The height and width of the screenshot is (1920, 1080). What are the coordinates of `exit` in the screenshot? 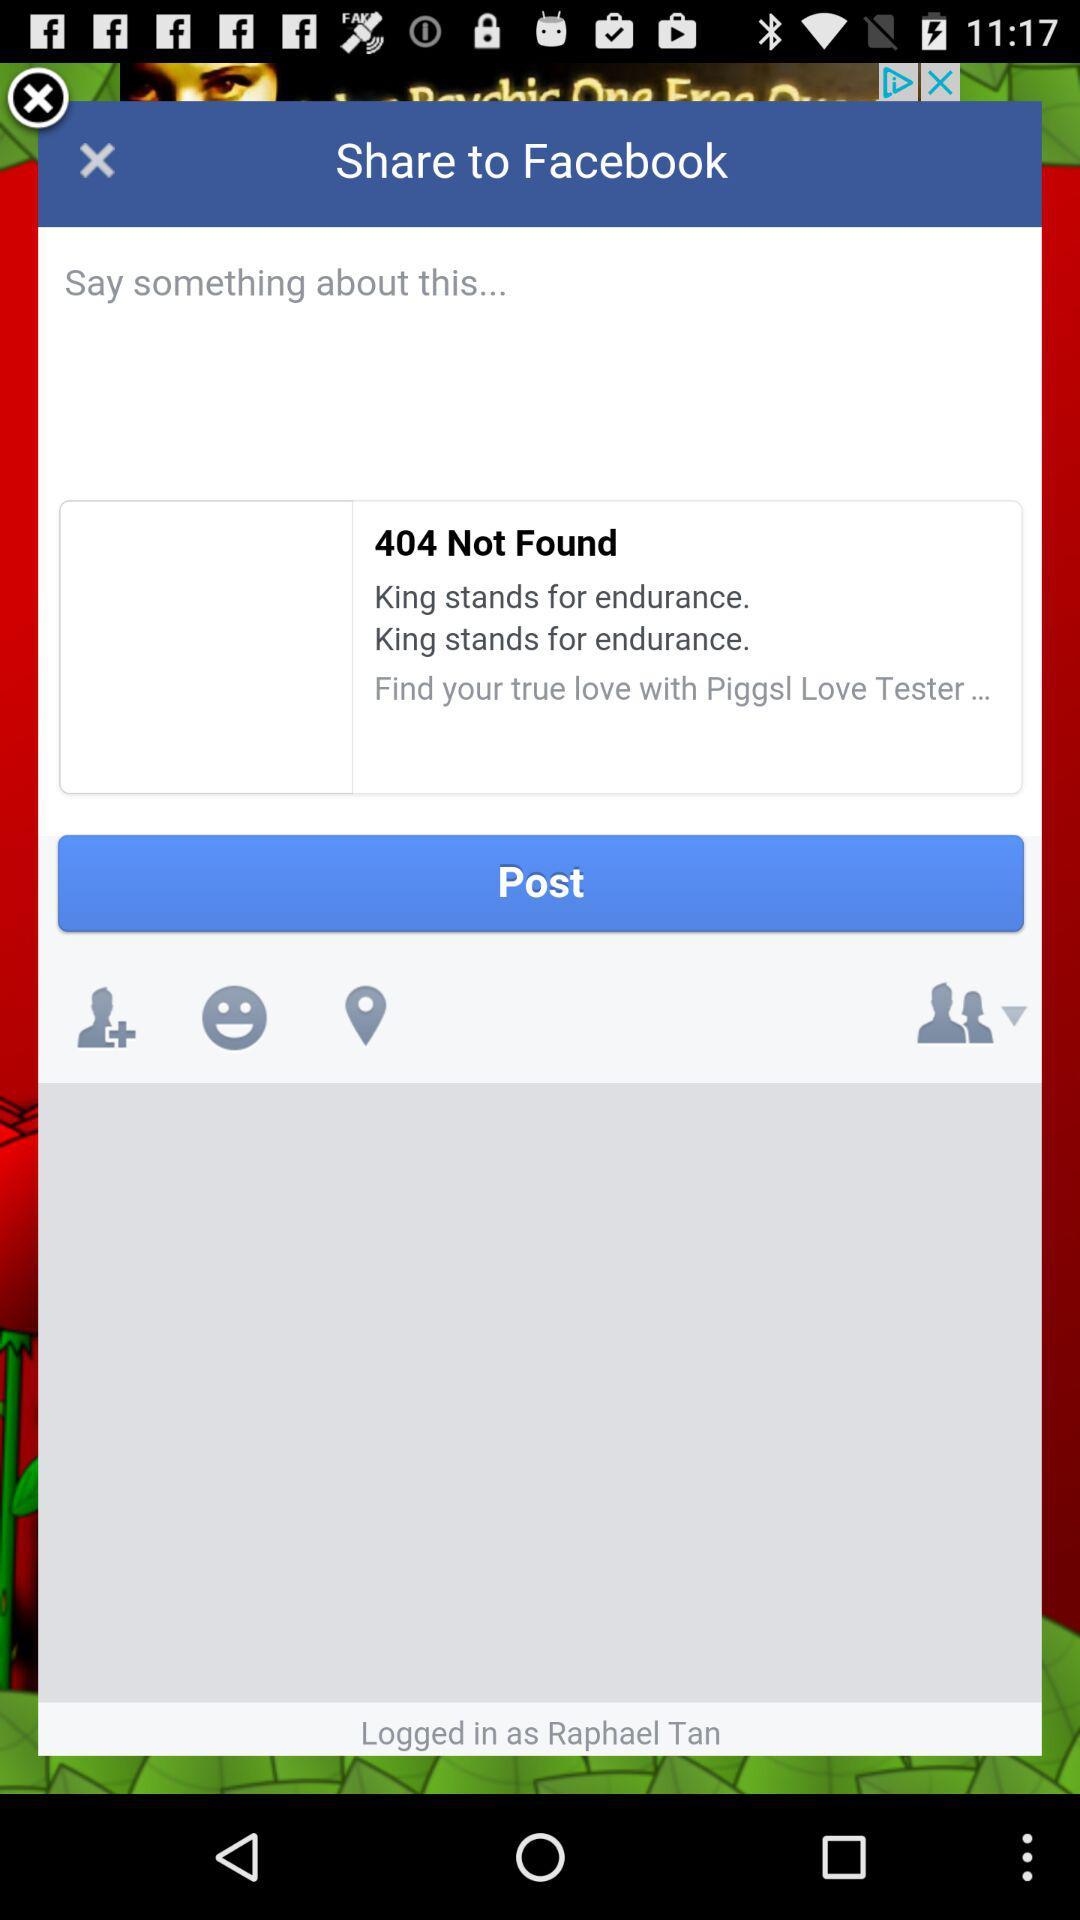 It's located at (38, 100).